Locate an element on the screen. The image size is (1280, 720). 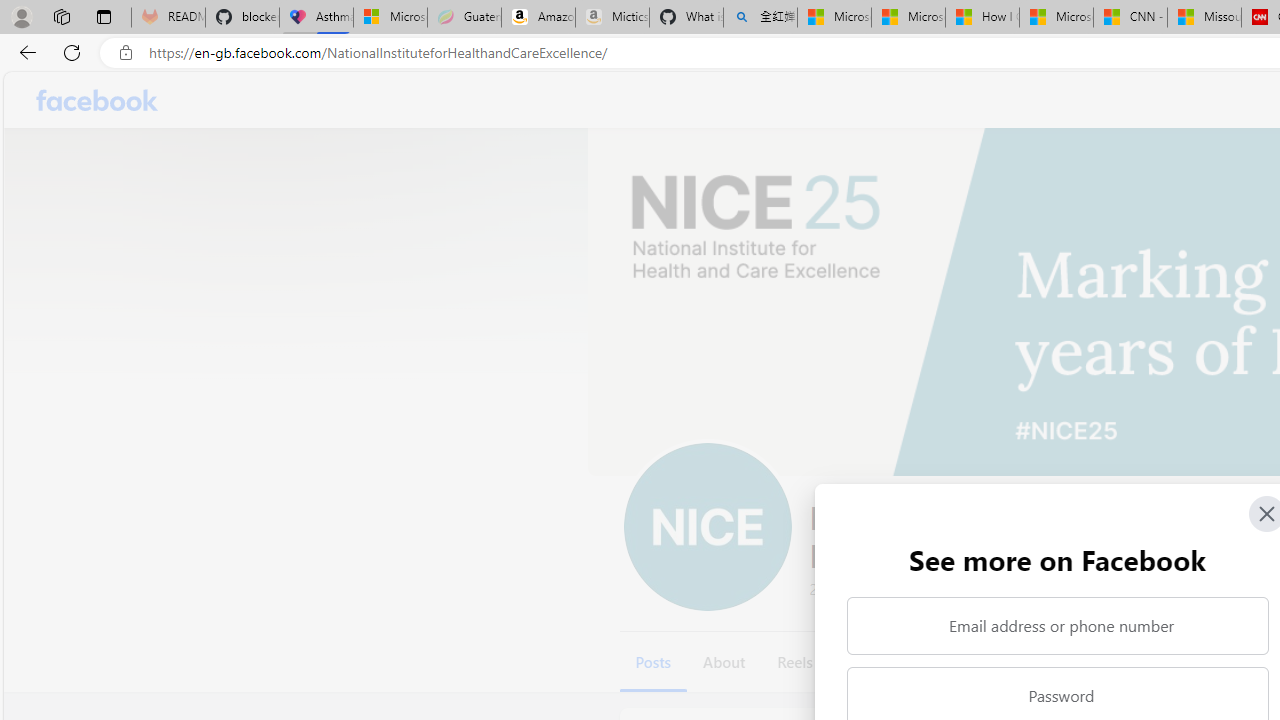
'Email address or phone number' is located at coordinates (1056, 625).